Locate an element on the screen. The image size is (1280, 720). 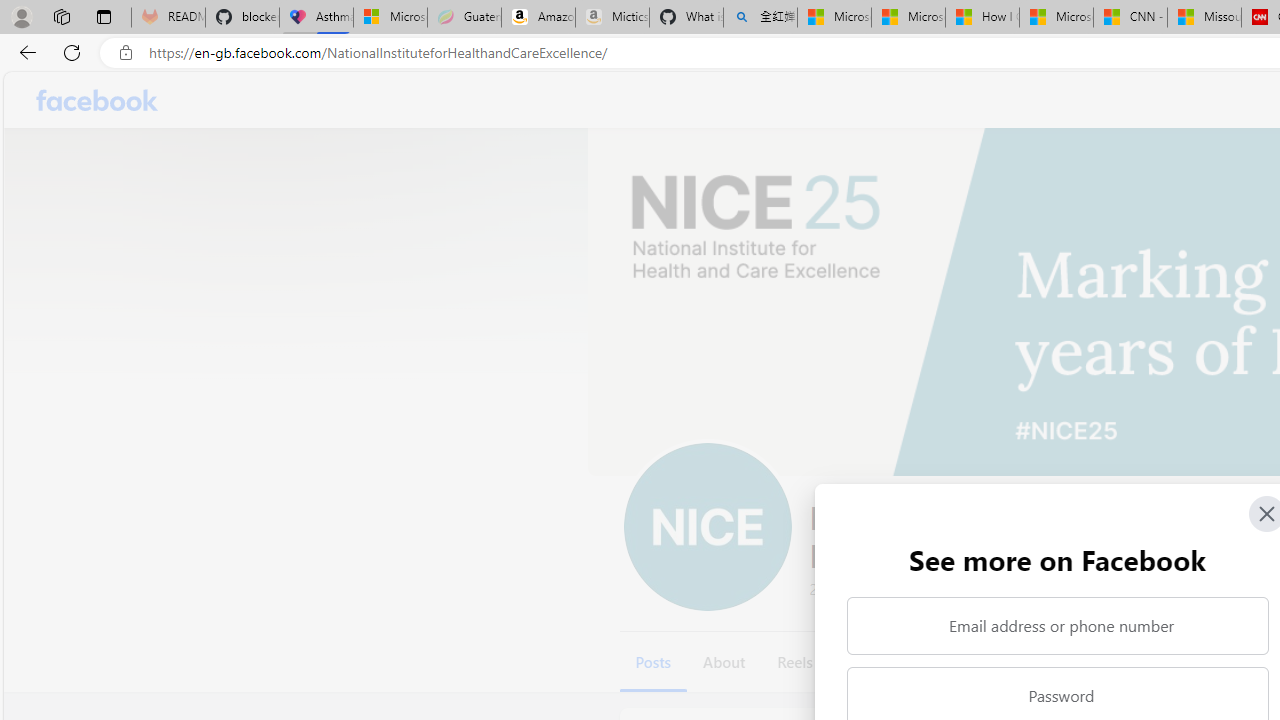
'Email address or phone number' is located at coordinates (1056, 625).